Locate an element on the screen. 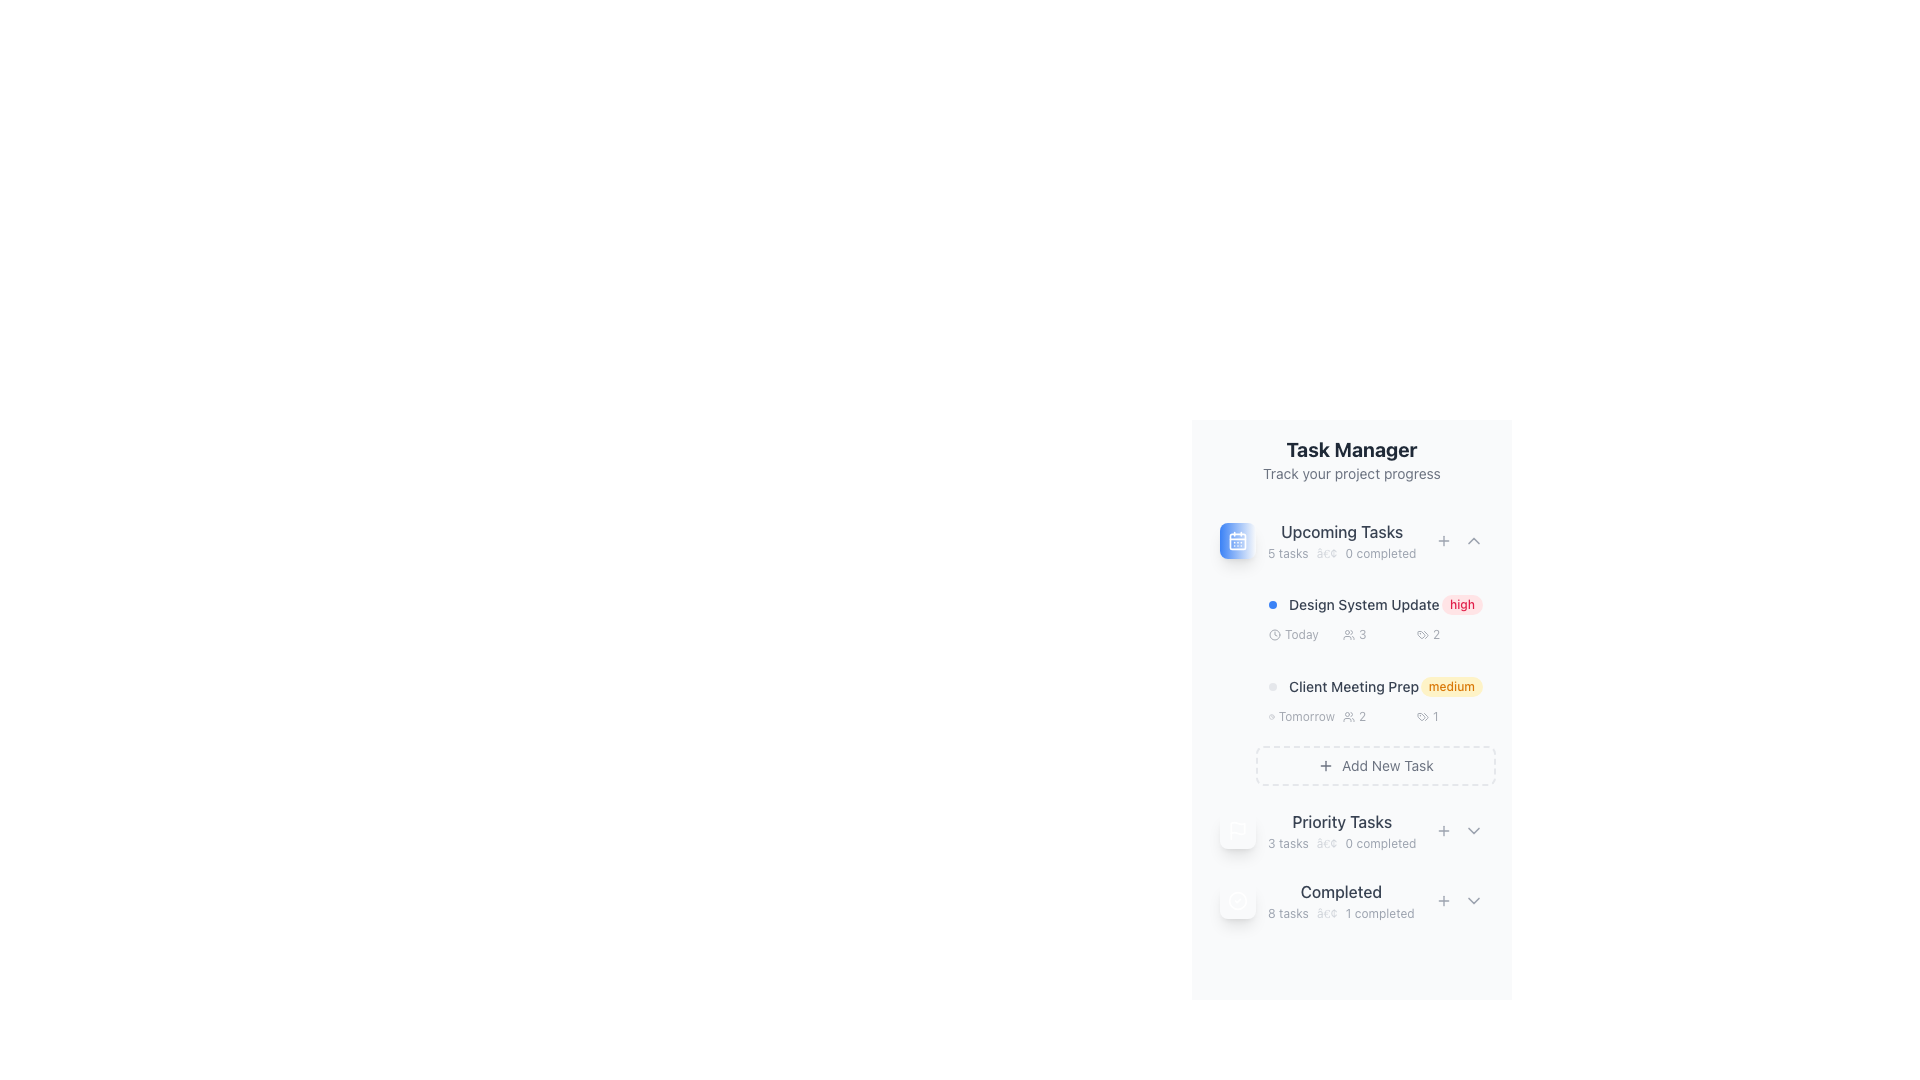 This screenshot has height=1080, width=1920. the small gray circular 'plus' icon button located to the right of the 'Priority Tasks' section header in the Task Manager interface is located at coordinates (1444, 830).